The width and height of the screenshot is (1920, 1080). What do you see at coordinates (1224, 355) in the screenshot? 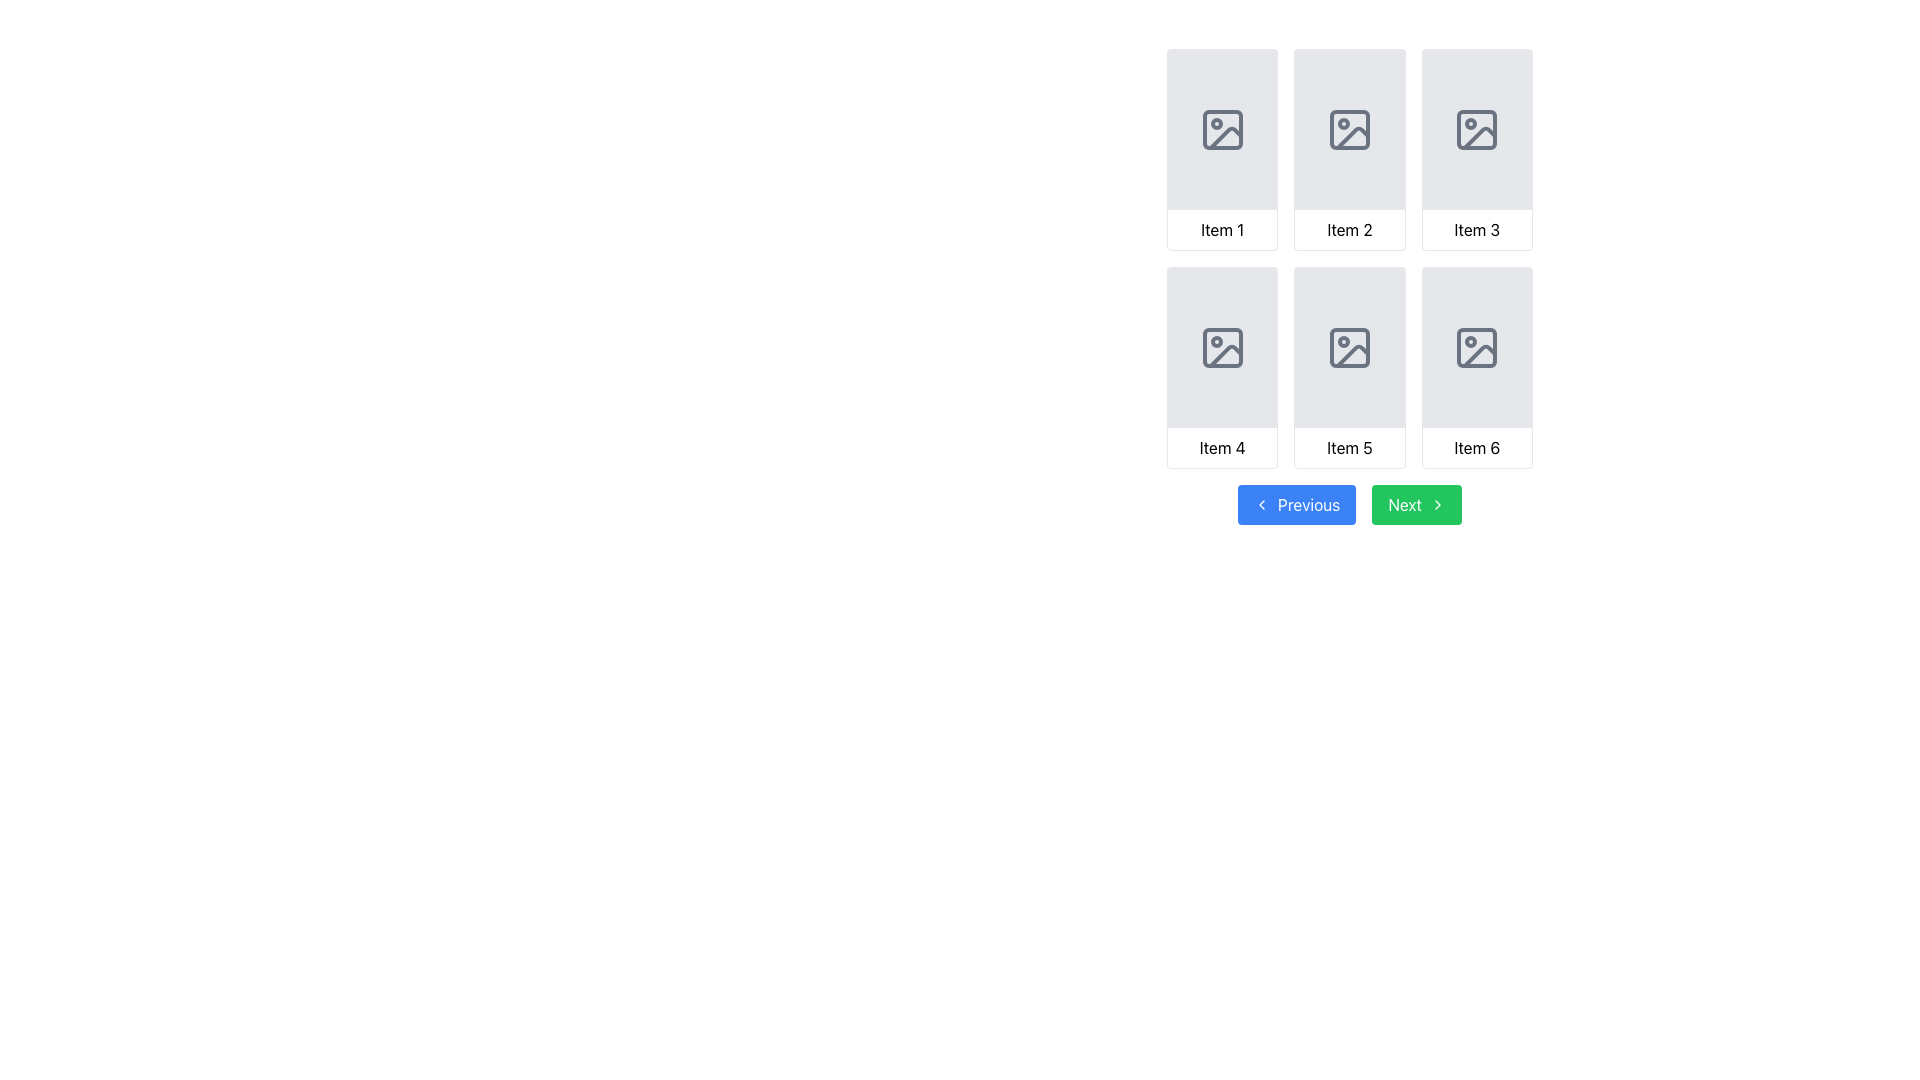
I see `the visual graphic within the fourth icon in the grid layout, located in the second row and first column` at bounding box center [1224, 355].